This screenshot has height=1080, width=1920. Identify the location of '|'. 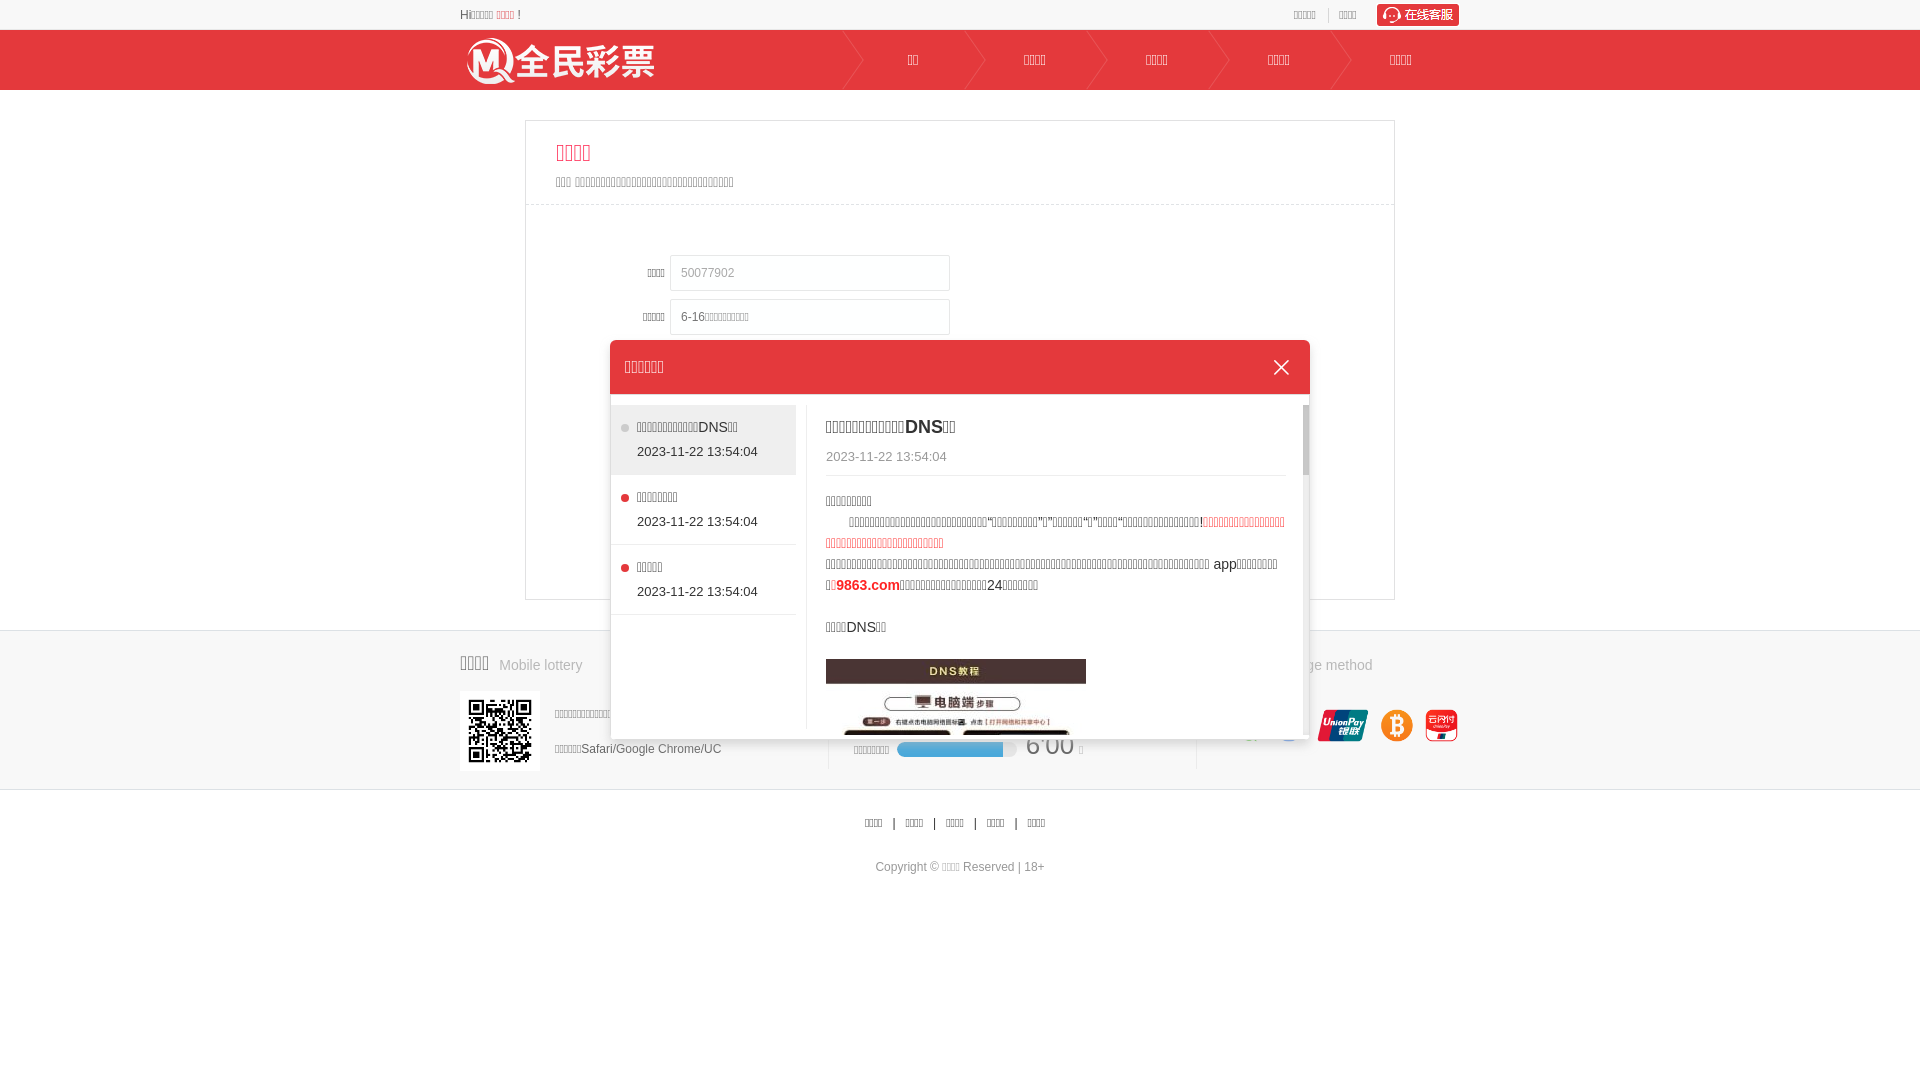
(931, 823).